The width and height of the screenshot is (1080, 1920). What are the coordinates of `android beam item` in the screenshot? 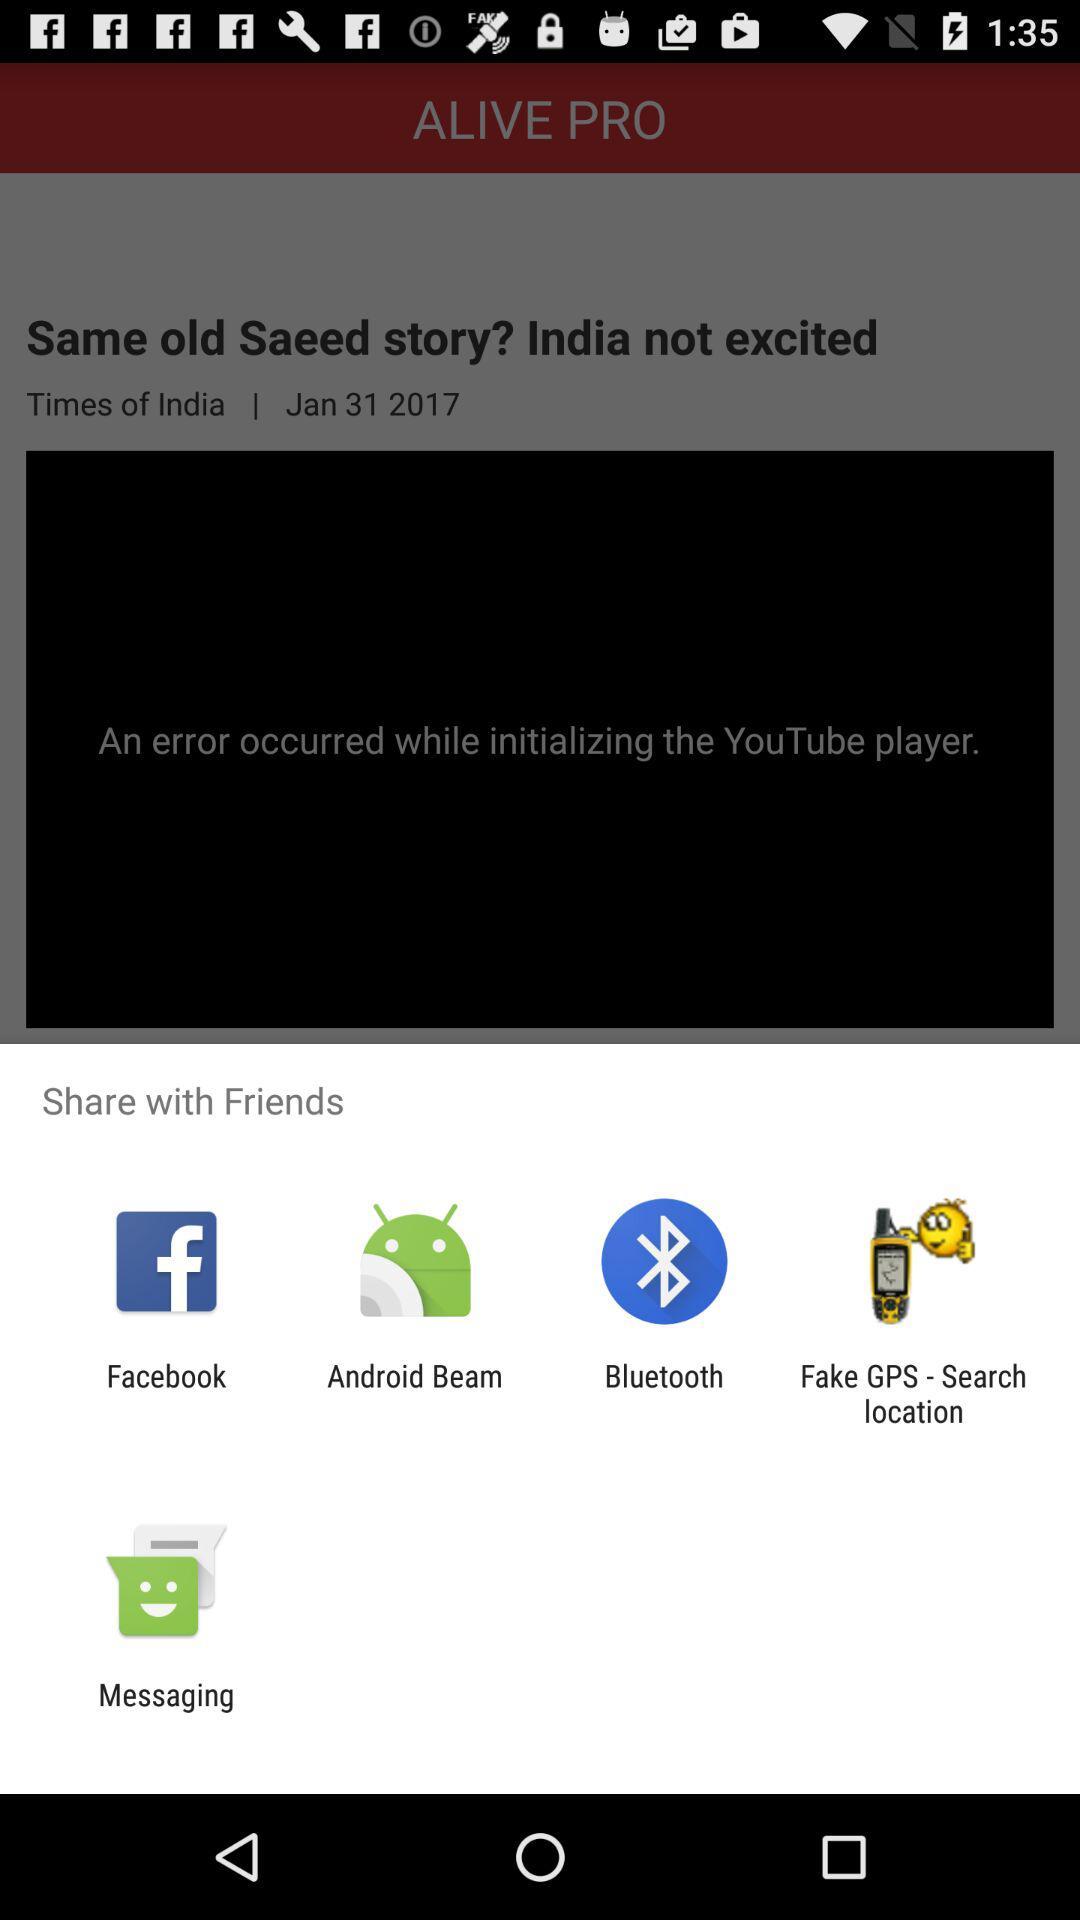 It's located at (414, 1392).